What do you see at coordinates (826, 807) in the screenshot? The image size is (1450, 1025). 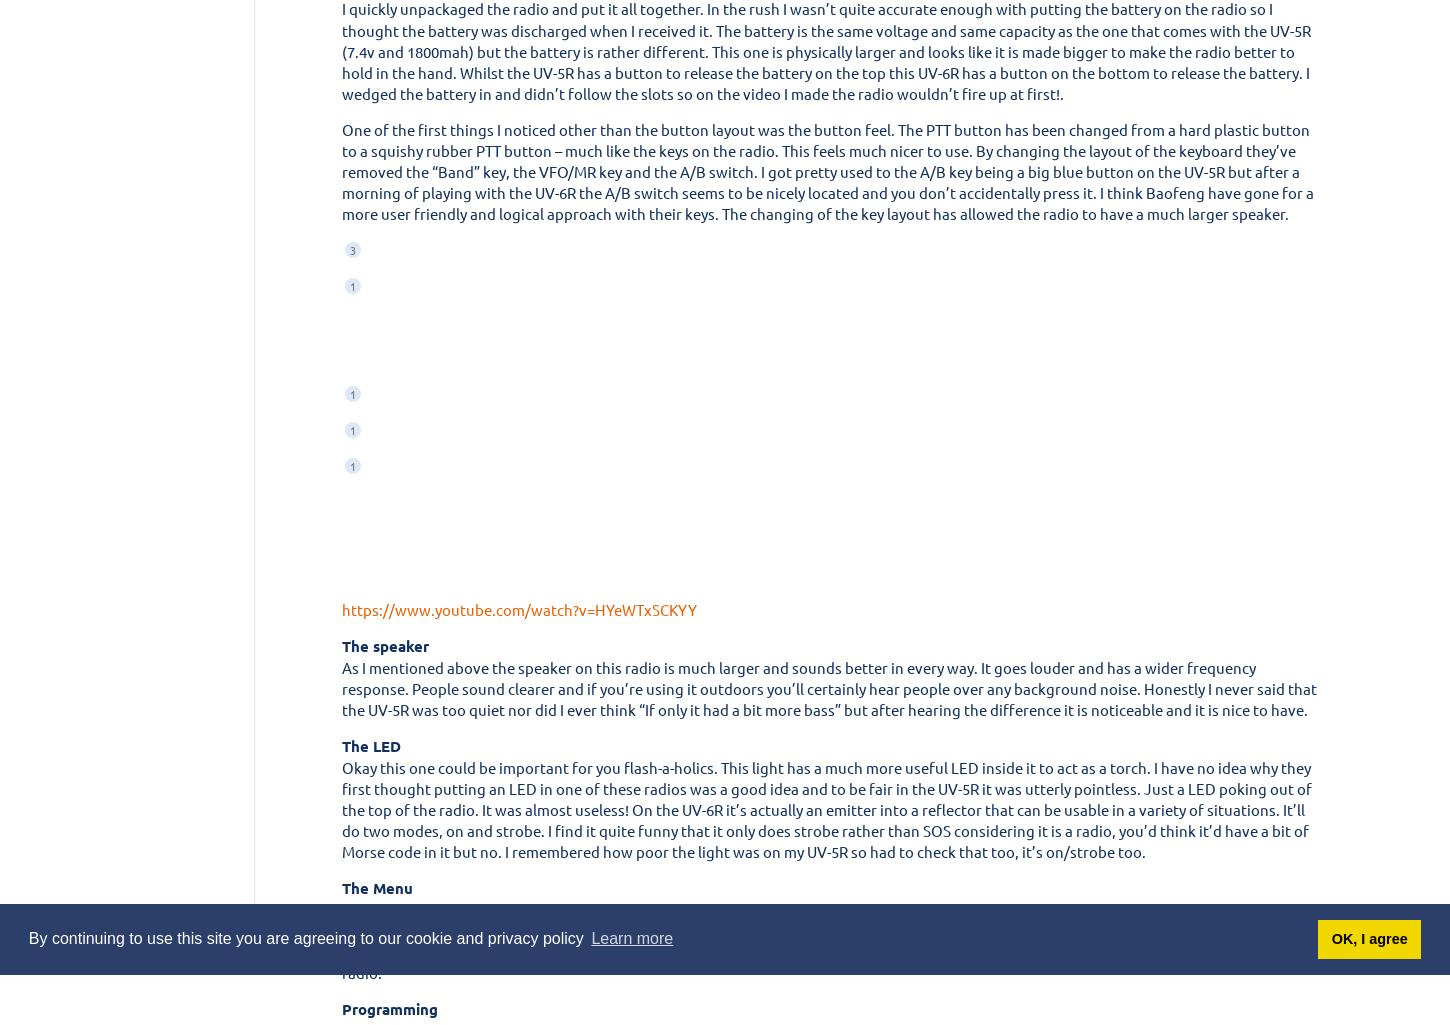 I see `'Okay this one could be important for you flash-a-holics. This light has a much more useful LED inside it to act as a torch. I have no idea why they first thought putting an LED in one of these radios was a good idea and to be fair in the UV-5R it was utterly pointless. Just a LED poking out of the top of the radio. It was almost useless! On the UV-6R it’s actually an emitter into a reflector that can be usable in a variety of situations. It’ll do two modes, on and strobe. I find it quite funny that it only does strobe rather than SOS considering it is a radio, you’d think it’d have a bit of Morse code in it but no. I remembered how poor the light was on my UV-5R so had to check that too, it’s on/strobe too.'` at bounding box center [826, 807].